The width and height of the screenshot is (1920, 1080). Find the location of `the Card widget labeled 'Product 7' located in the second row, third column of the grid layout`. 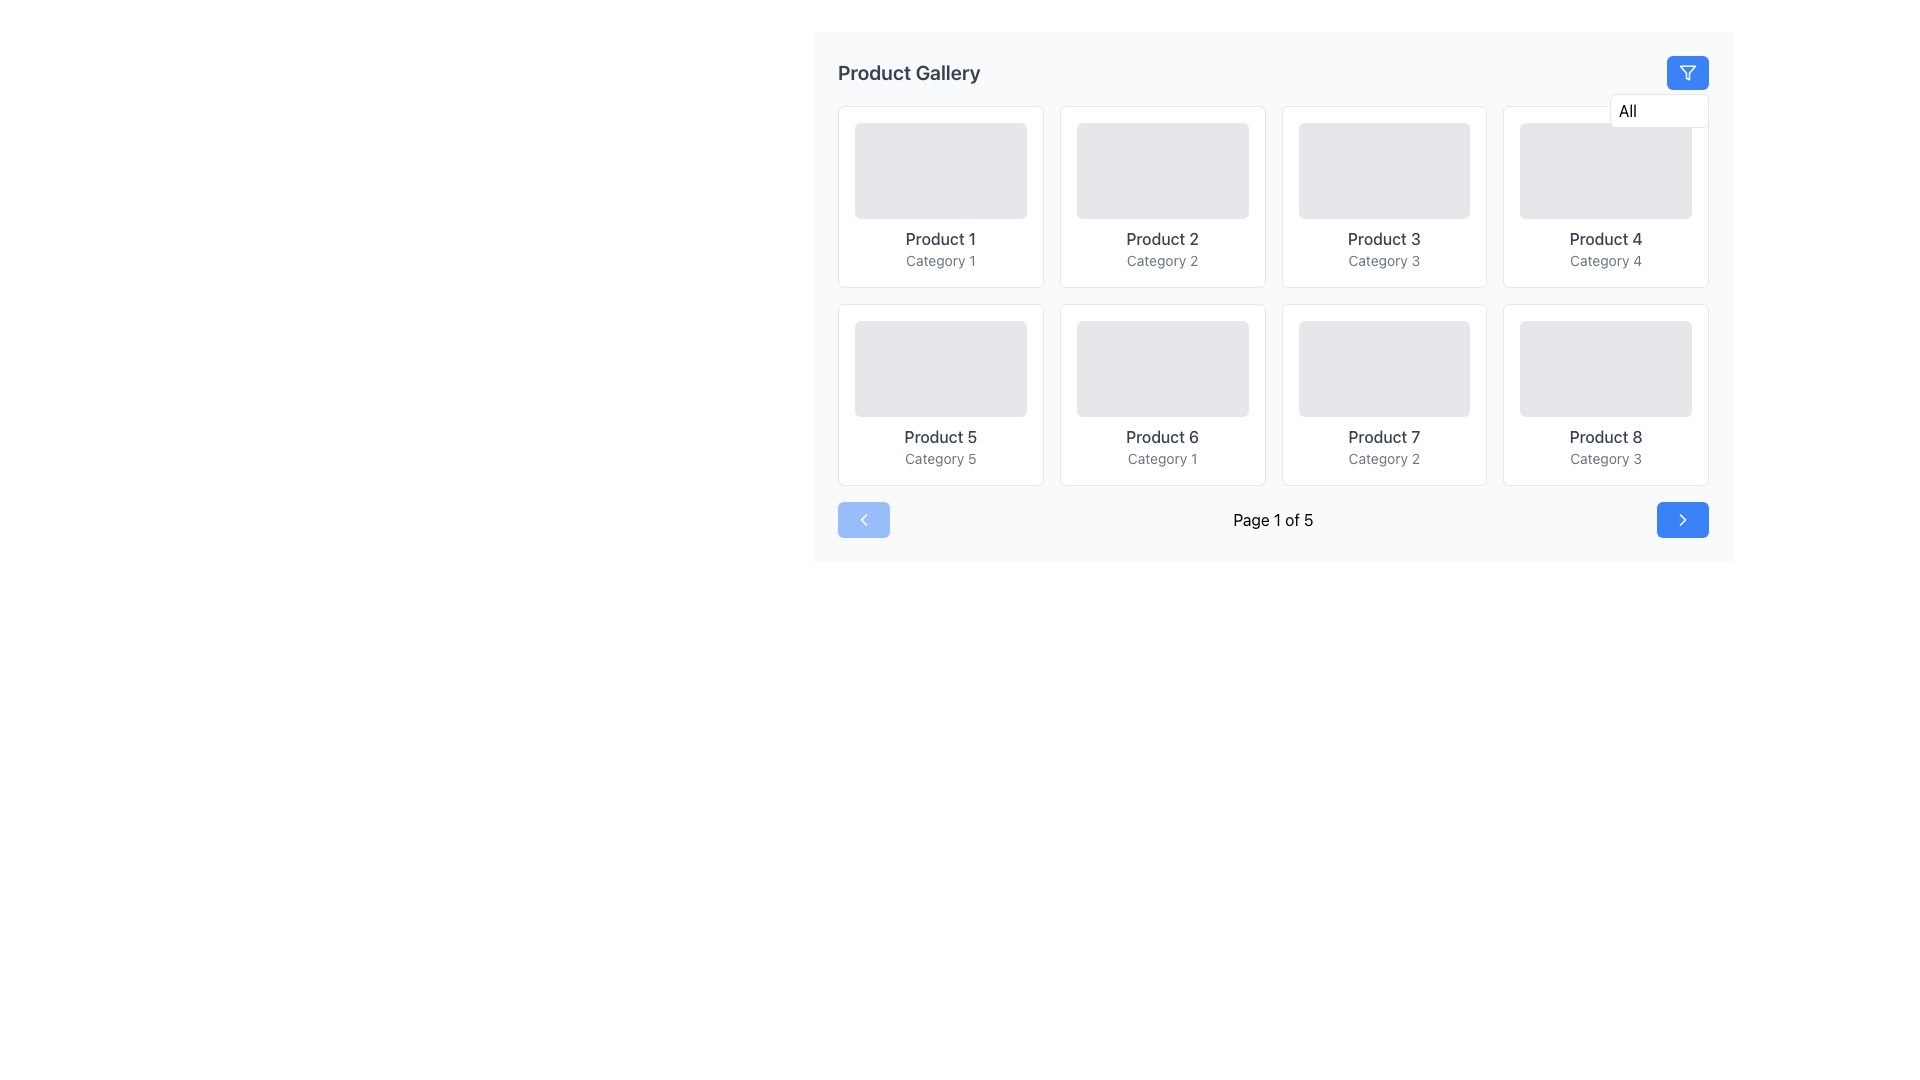

the Card widget labeled 'Product 7' located in the second row, third column of the grid layout is located at coordinates (1383, 394).